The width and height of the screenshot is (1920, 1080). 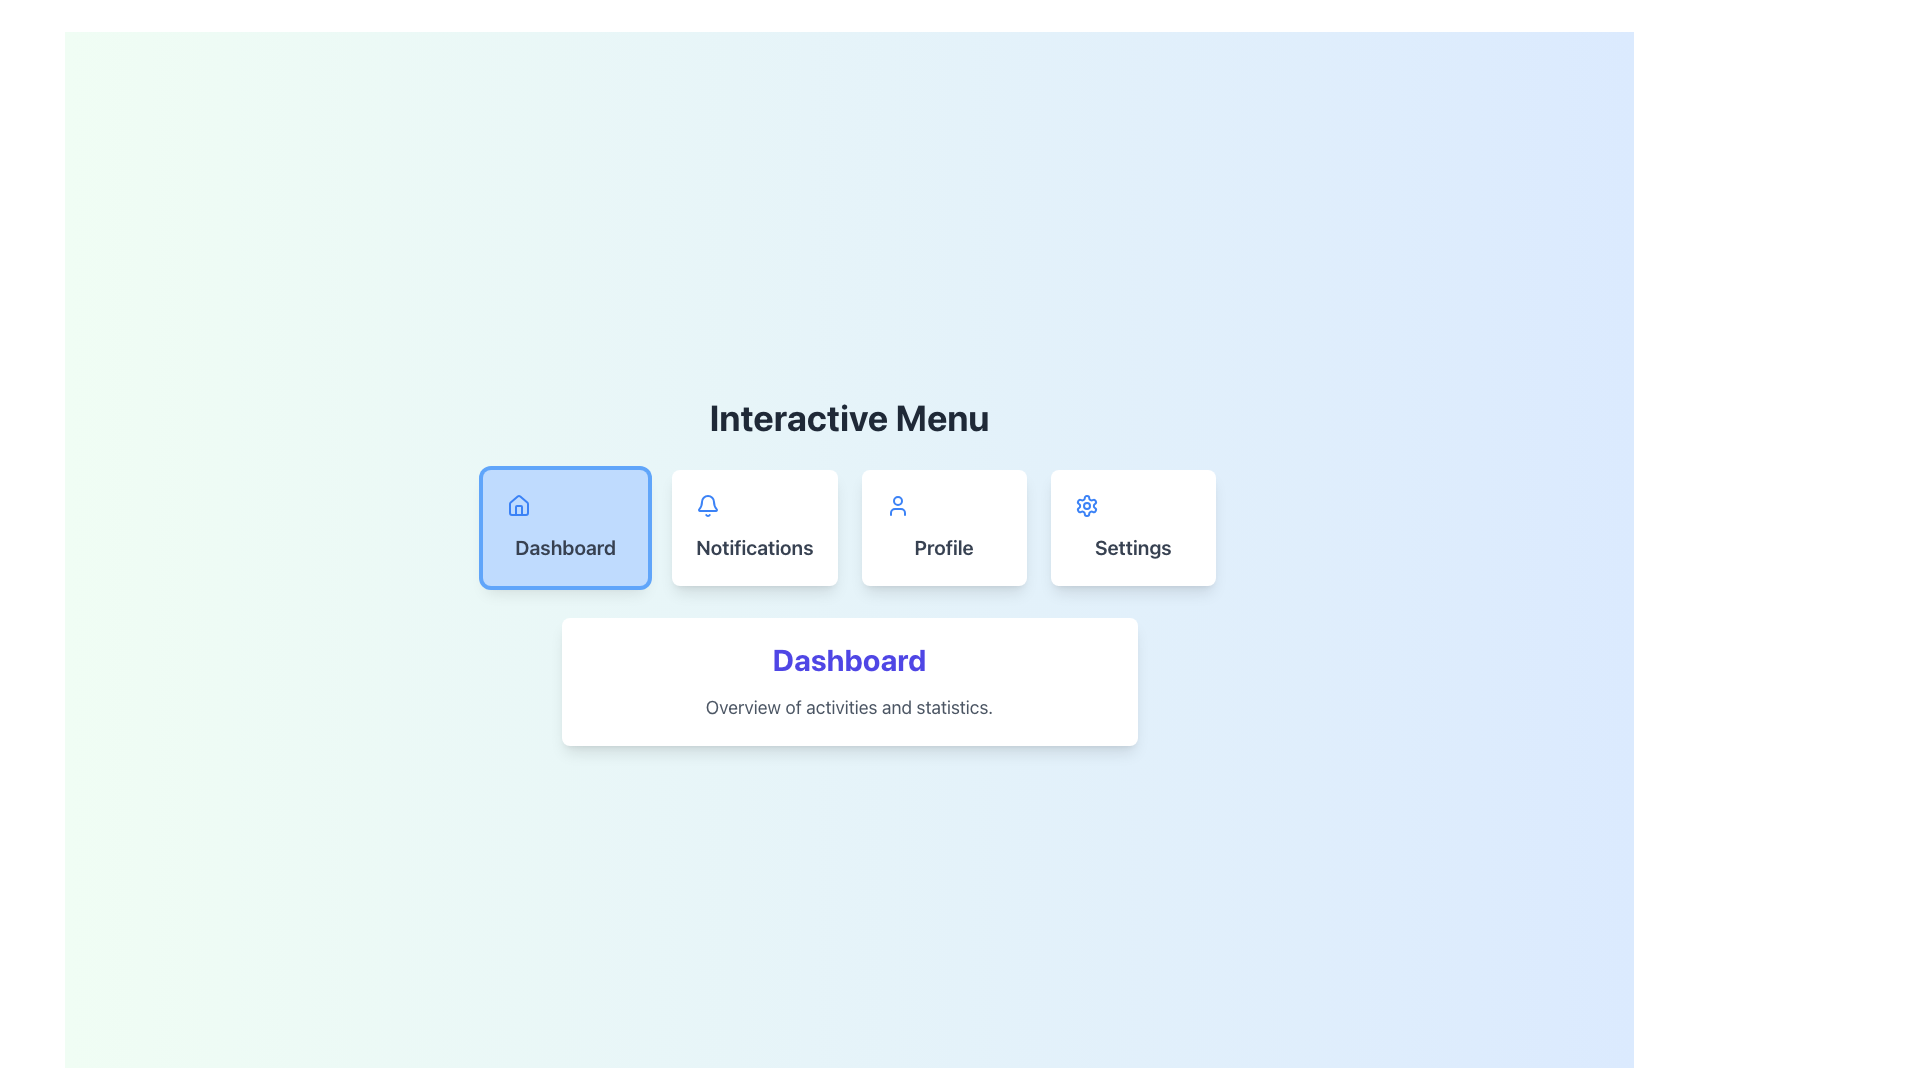 What do you see at coordinates (708, 504) in the screenshot?
I see `the blue bell-shaped notification icon located in the interactive menu section, positioned between the 'Dashboard' and 'Profile' menu items` at bounding box center [708, 504].